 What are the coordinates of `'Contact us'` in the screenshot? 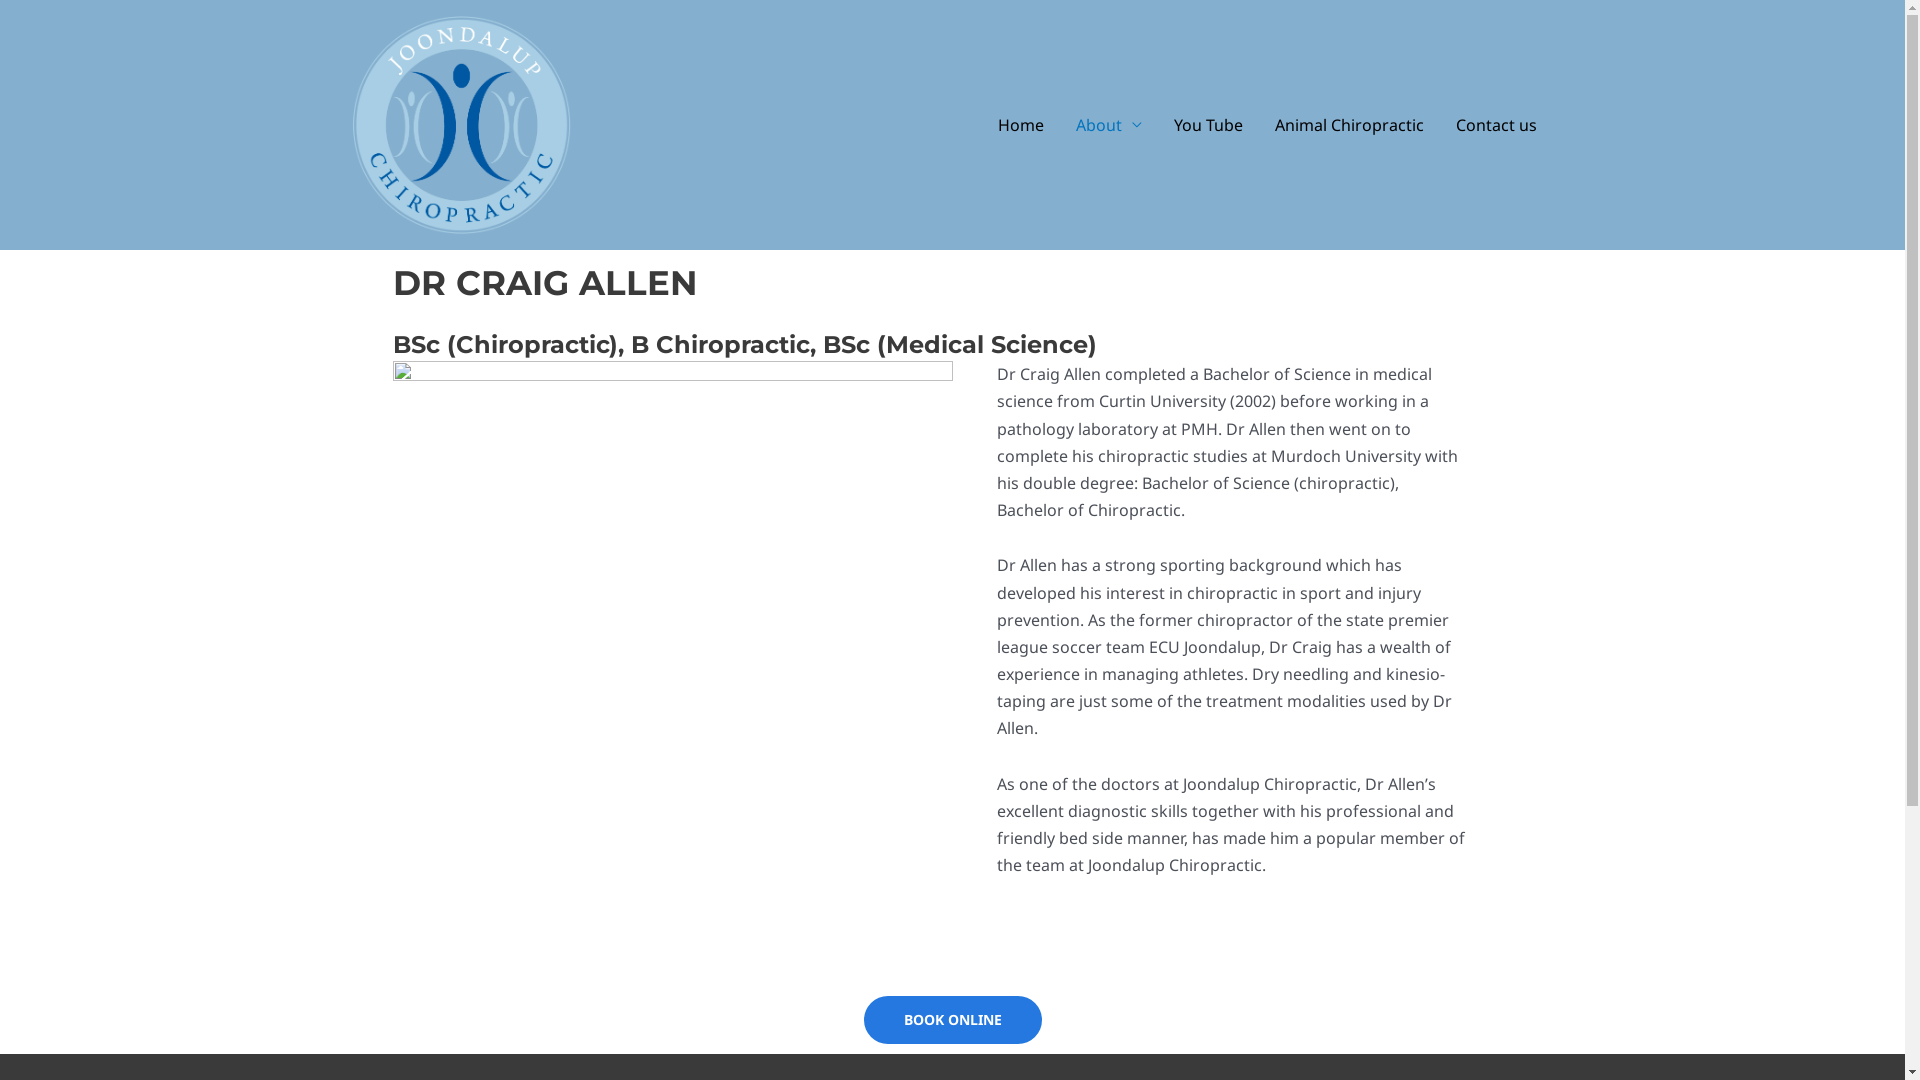 It's located at (1496, 124).